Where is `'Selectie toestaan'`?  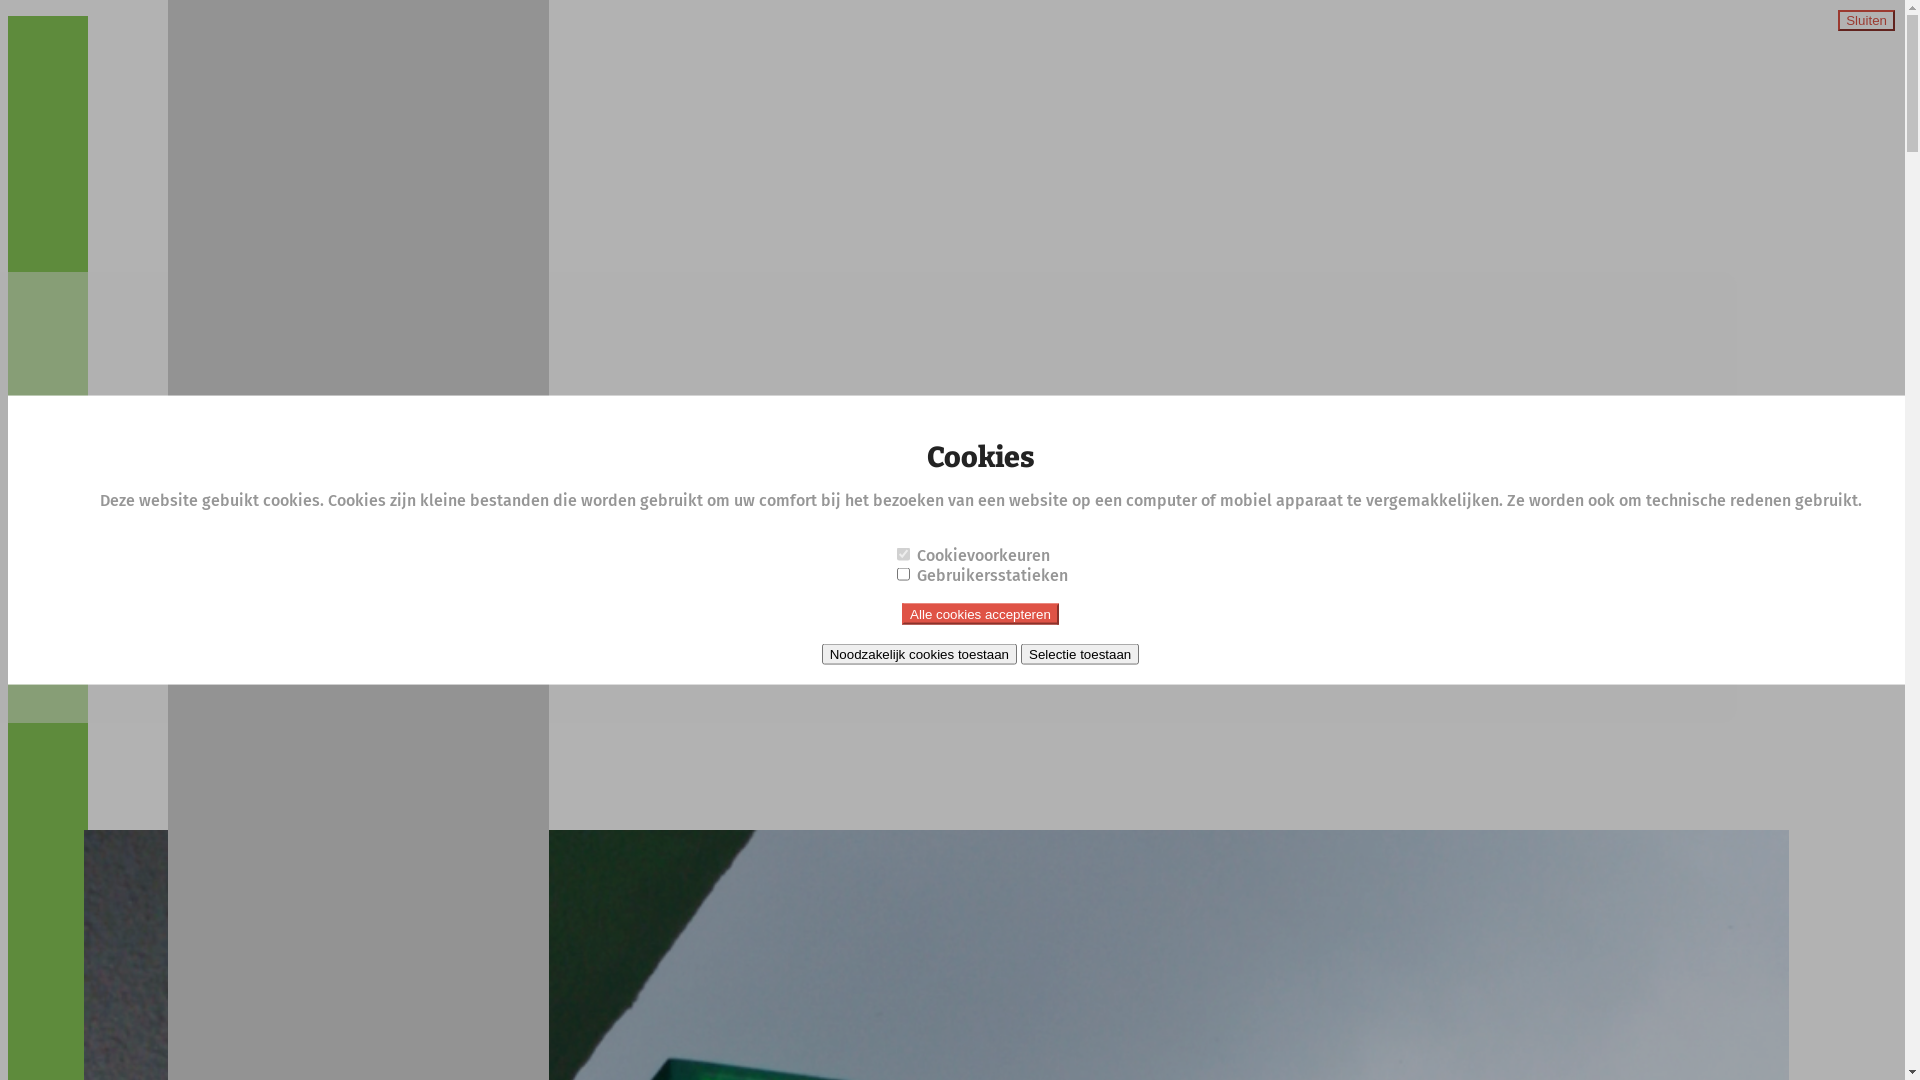
'Selectie toestaan' is located at coordinates (1079, 653).